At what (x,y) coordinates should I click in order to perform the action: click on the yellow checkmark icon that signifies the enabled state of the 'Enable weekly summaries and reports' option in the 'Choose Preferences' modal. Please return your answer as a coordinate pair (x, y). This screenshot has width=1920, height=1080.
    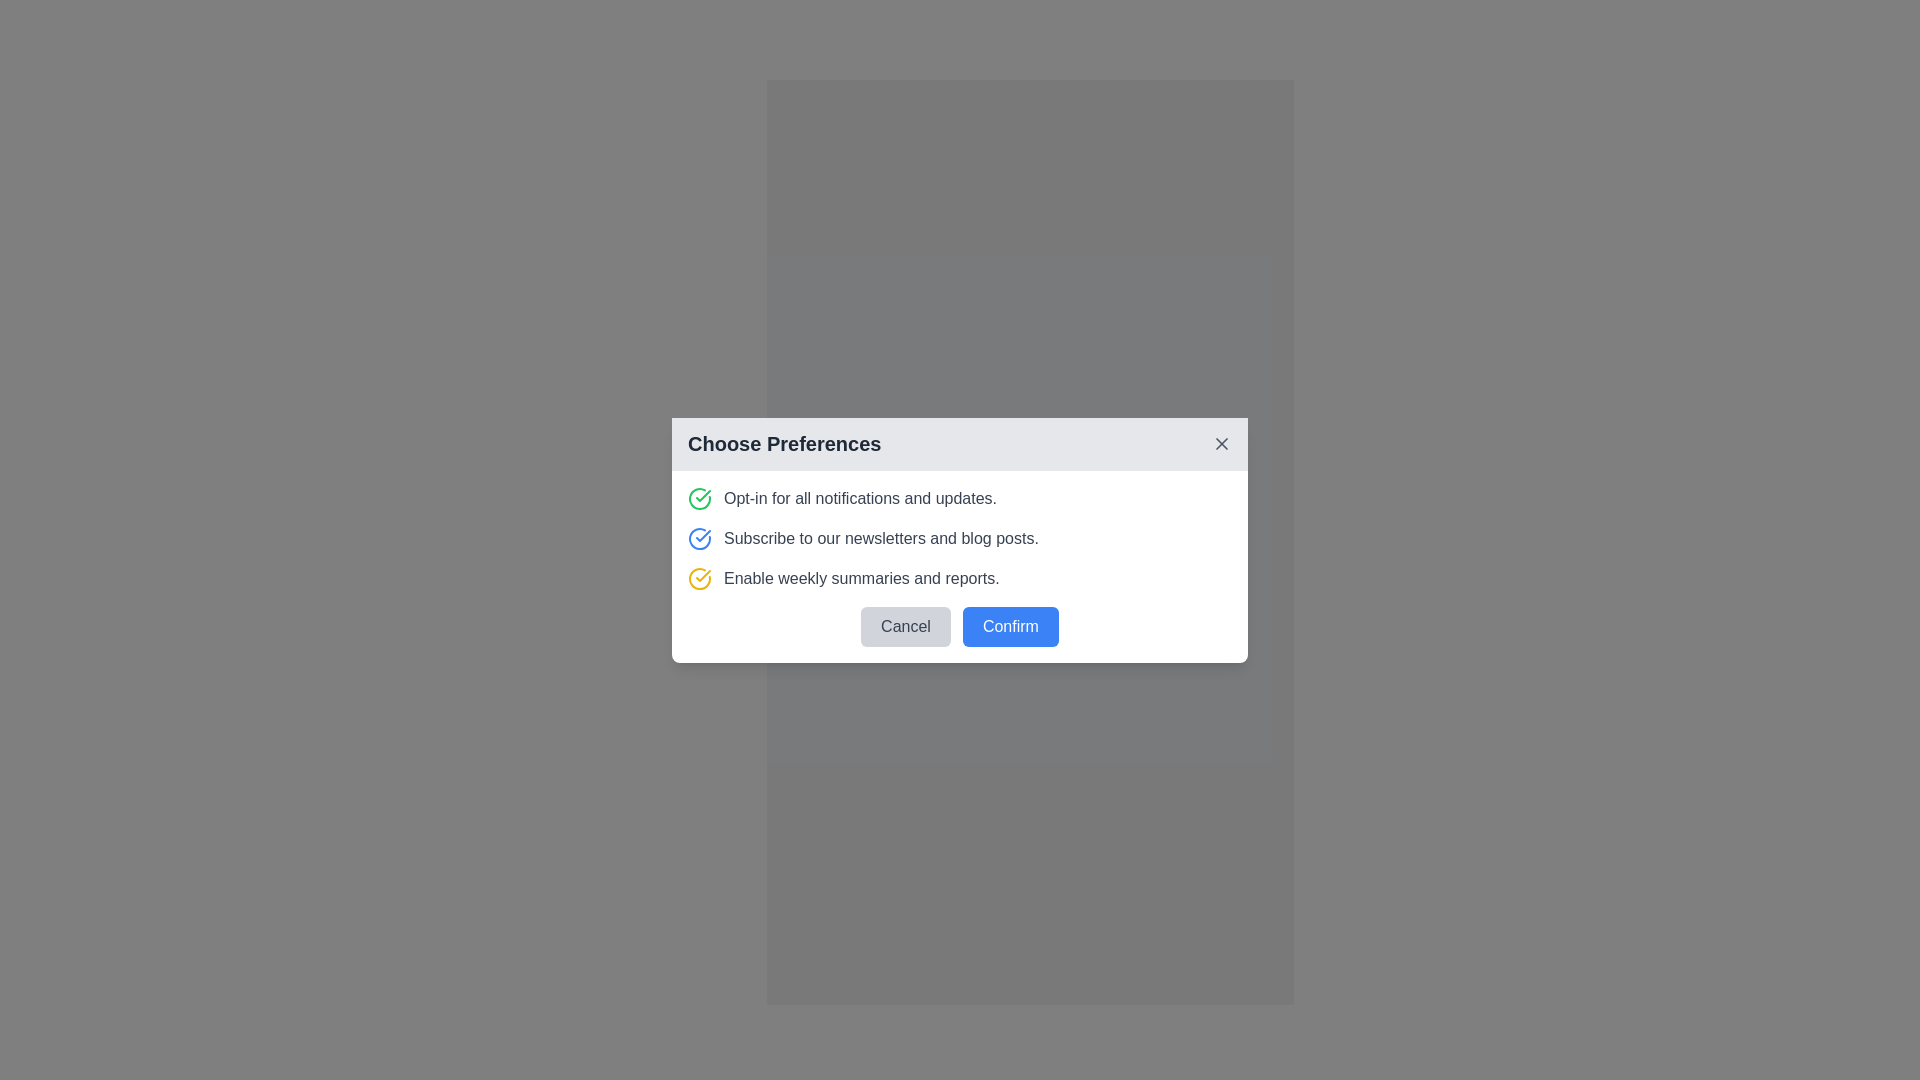
    Looking at the image, I should click on (703, 575).